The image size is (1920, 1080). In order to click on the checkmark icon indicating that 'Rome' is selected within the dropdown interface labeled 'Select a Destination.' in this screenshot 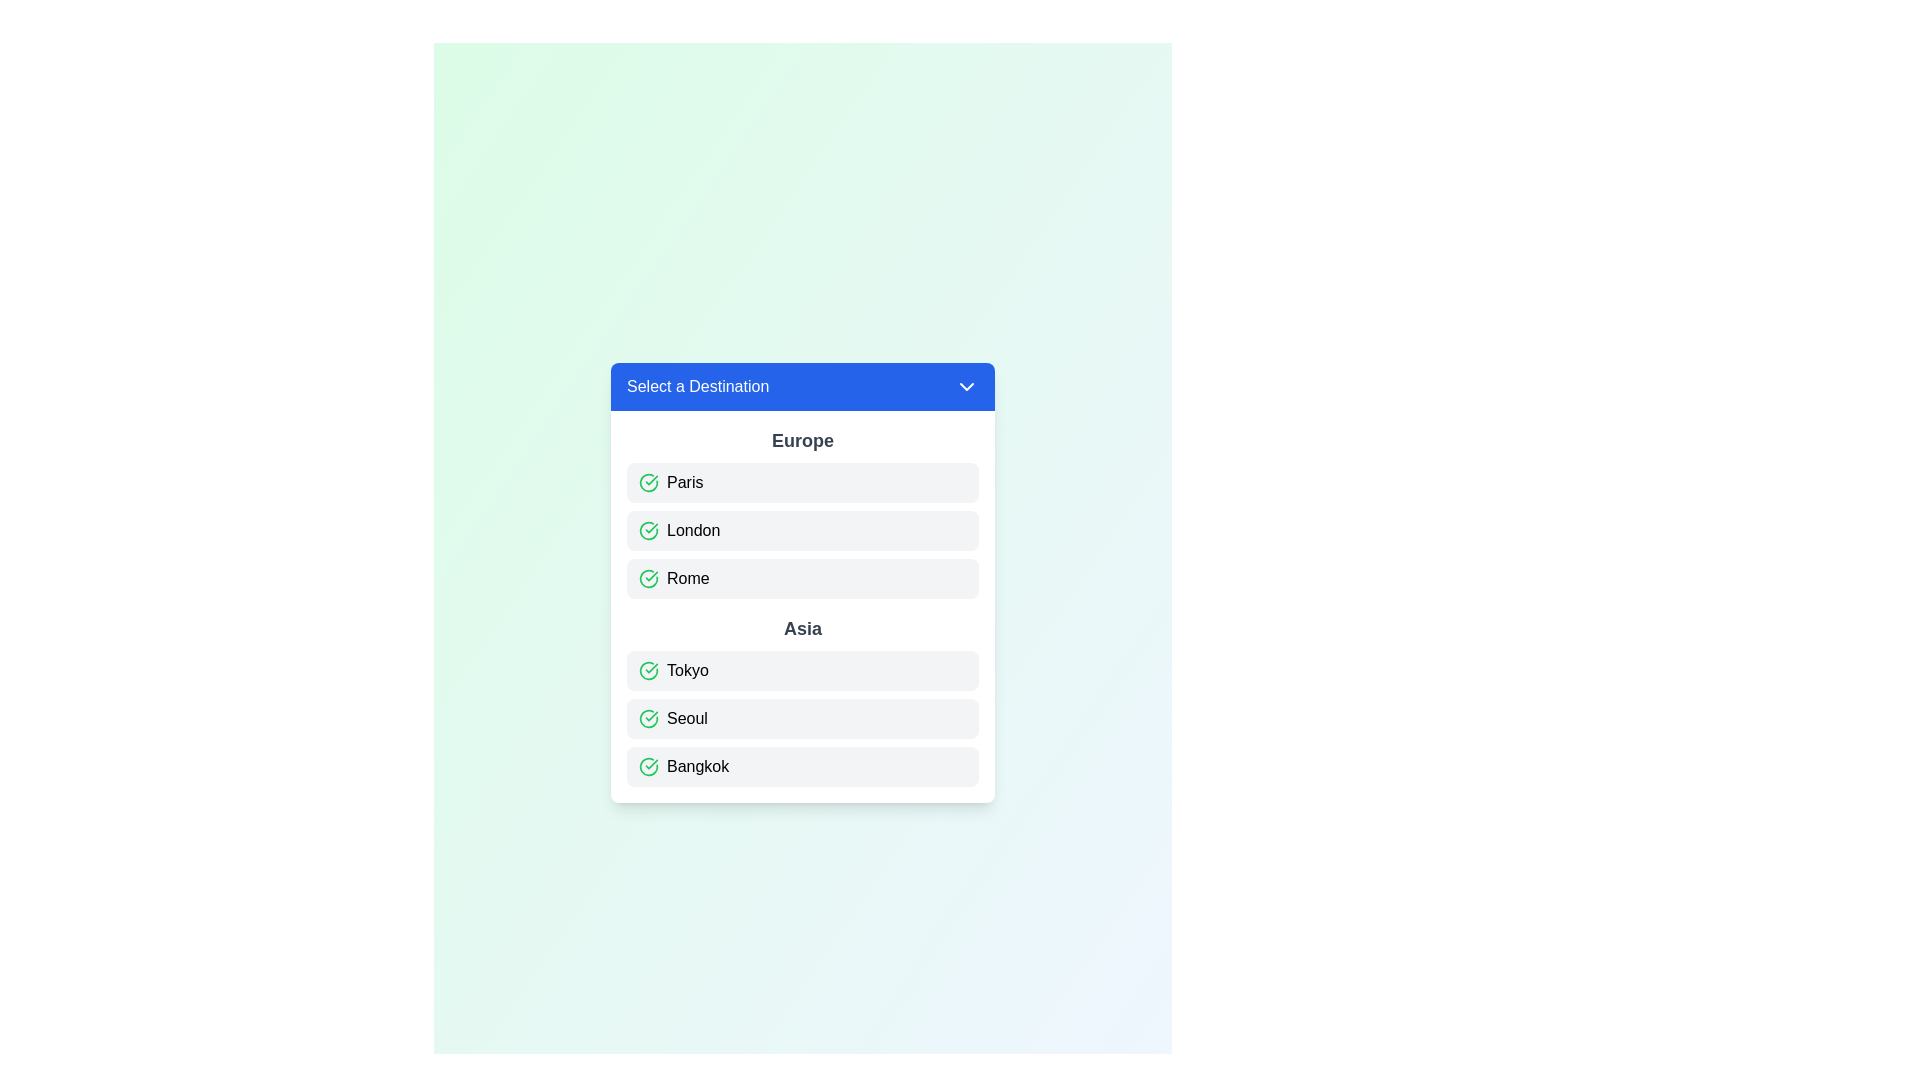, I will do `click(648, 578)`.